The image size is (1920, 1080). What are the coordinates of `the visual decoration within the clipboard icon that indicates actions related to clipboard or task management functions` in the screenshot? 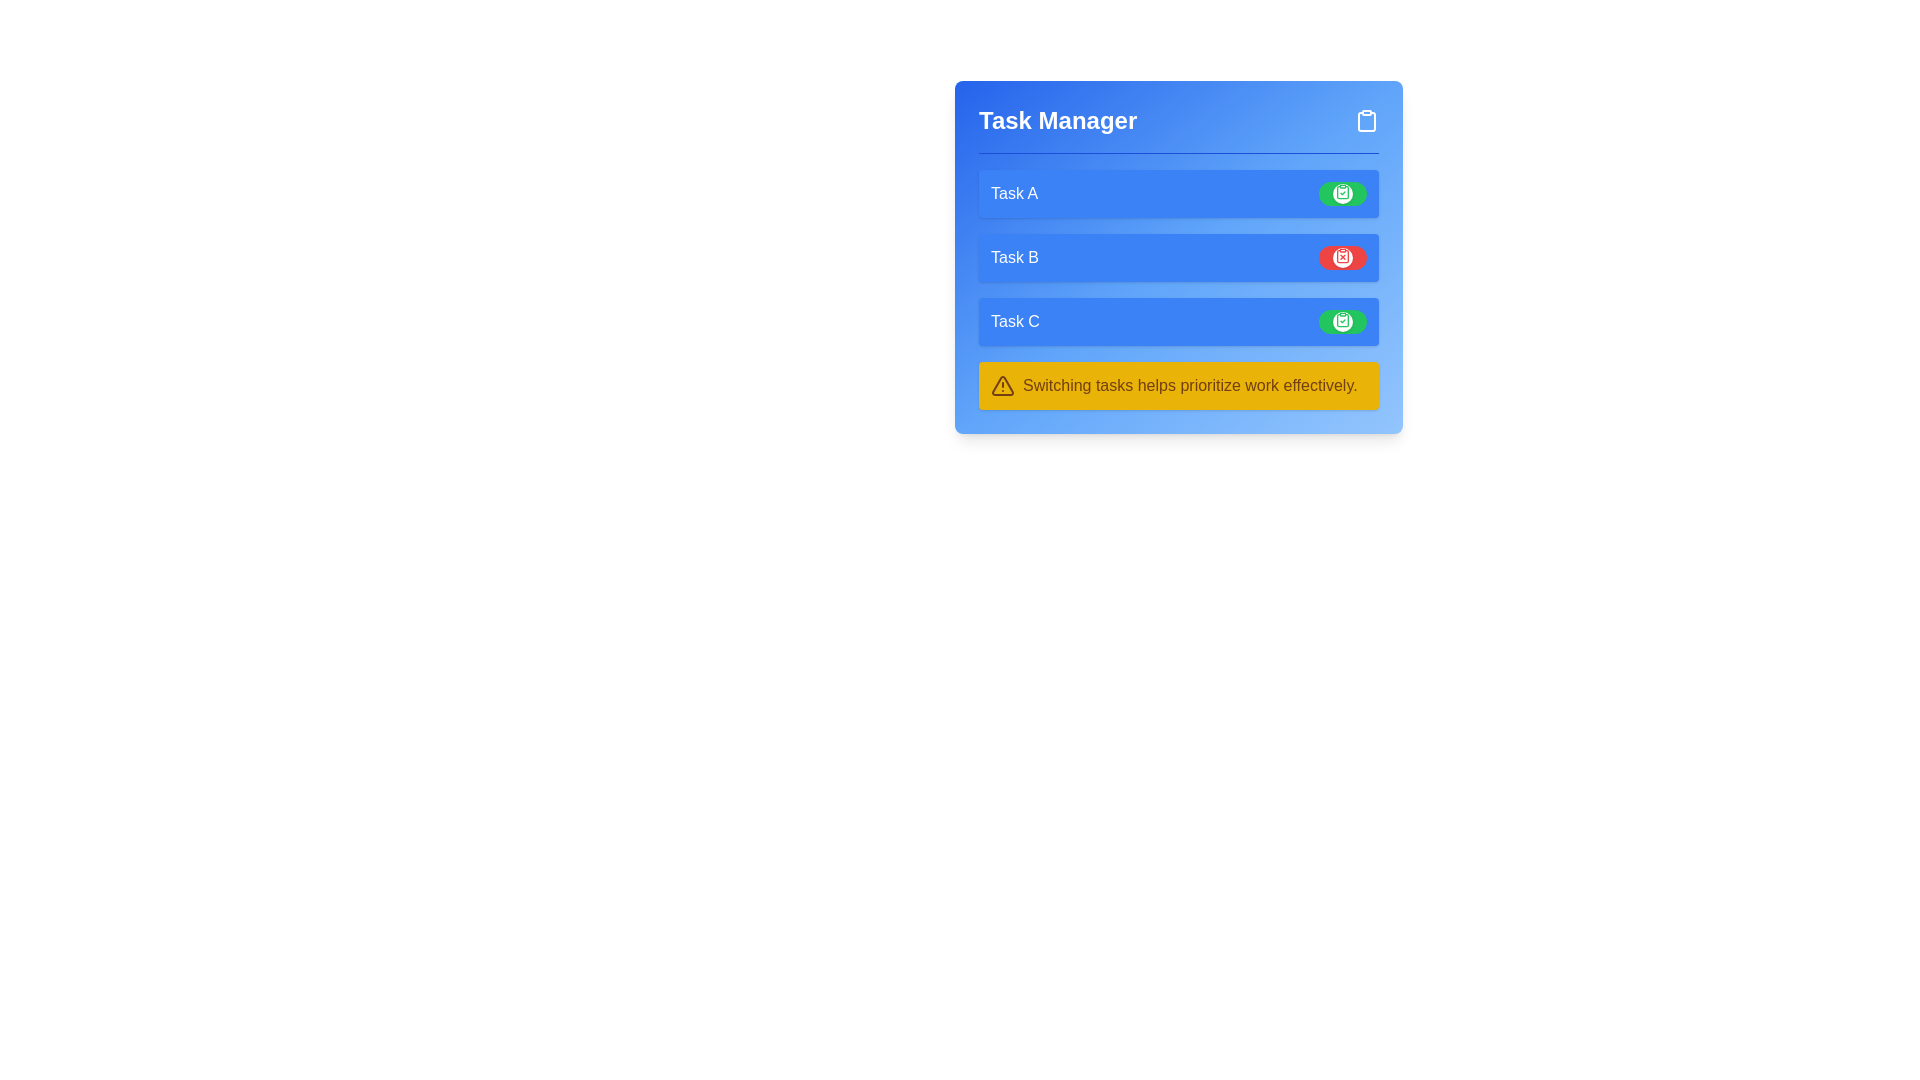 It's located at (1366, 122).